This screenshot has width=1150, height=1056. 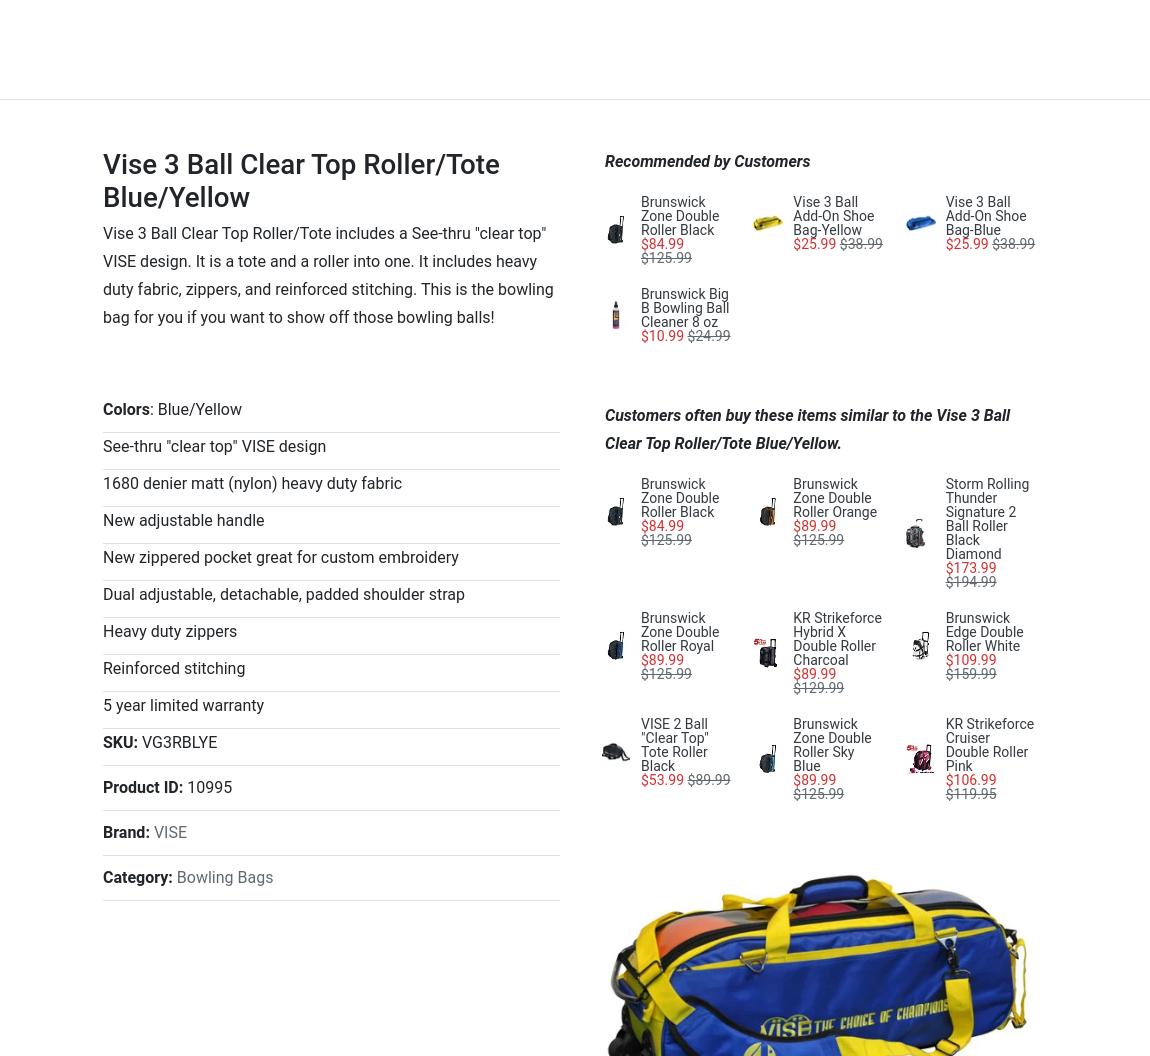 I want to click on 'Dual adjustable, detachable, padded shoulder strap', so click(x=283, y=593).